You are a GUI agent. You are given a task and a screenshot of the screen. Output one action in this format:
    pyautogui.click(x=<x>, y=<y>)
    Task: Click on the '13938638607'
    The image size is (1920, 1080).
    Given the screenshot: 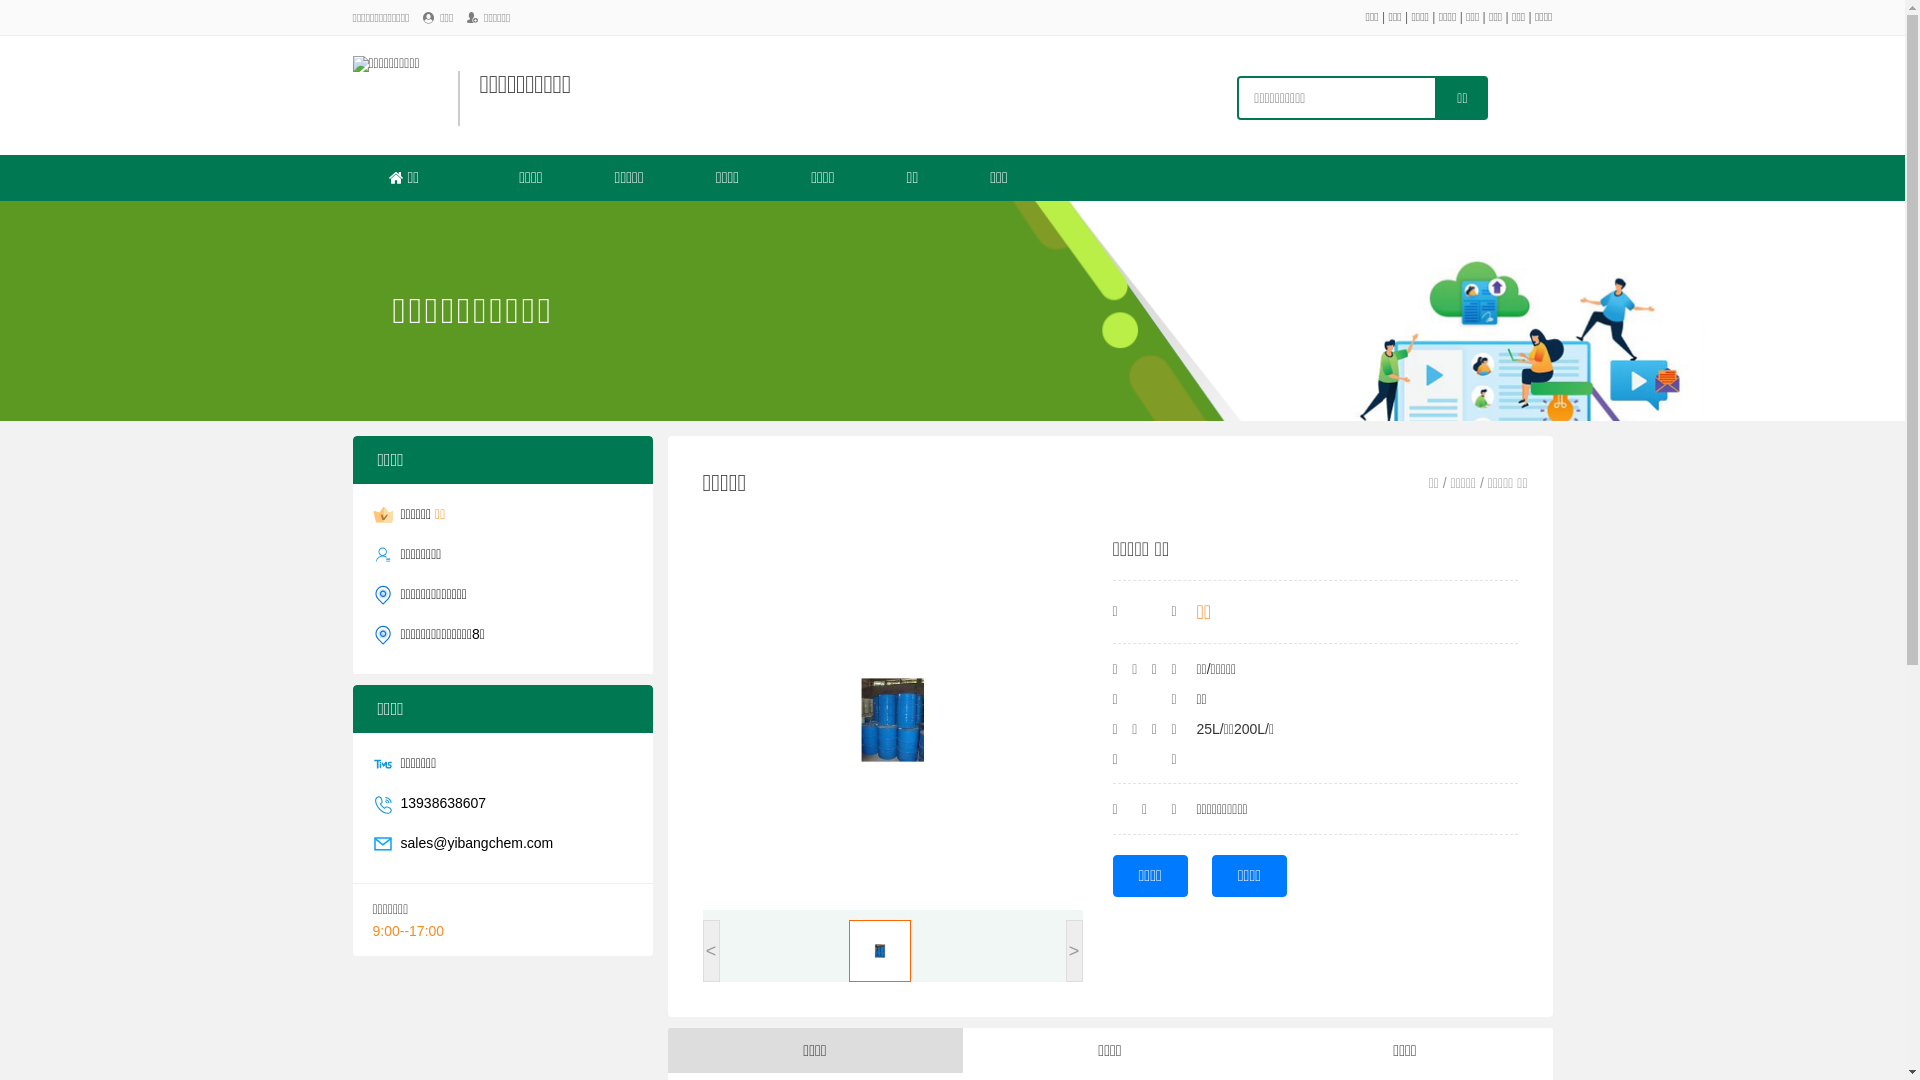 What is the action you would take?
    pyautogui.click(x=441, y=801)
    